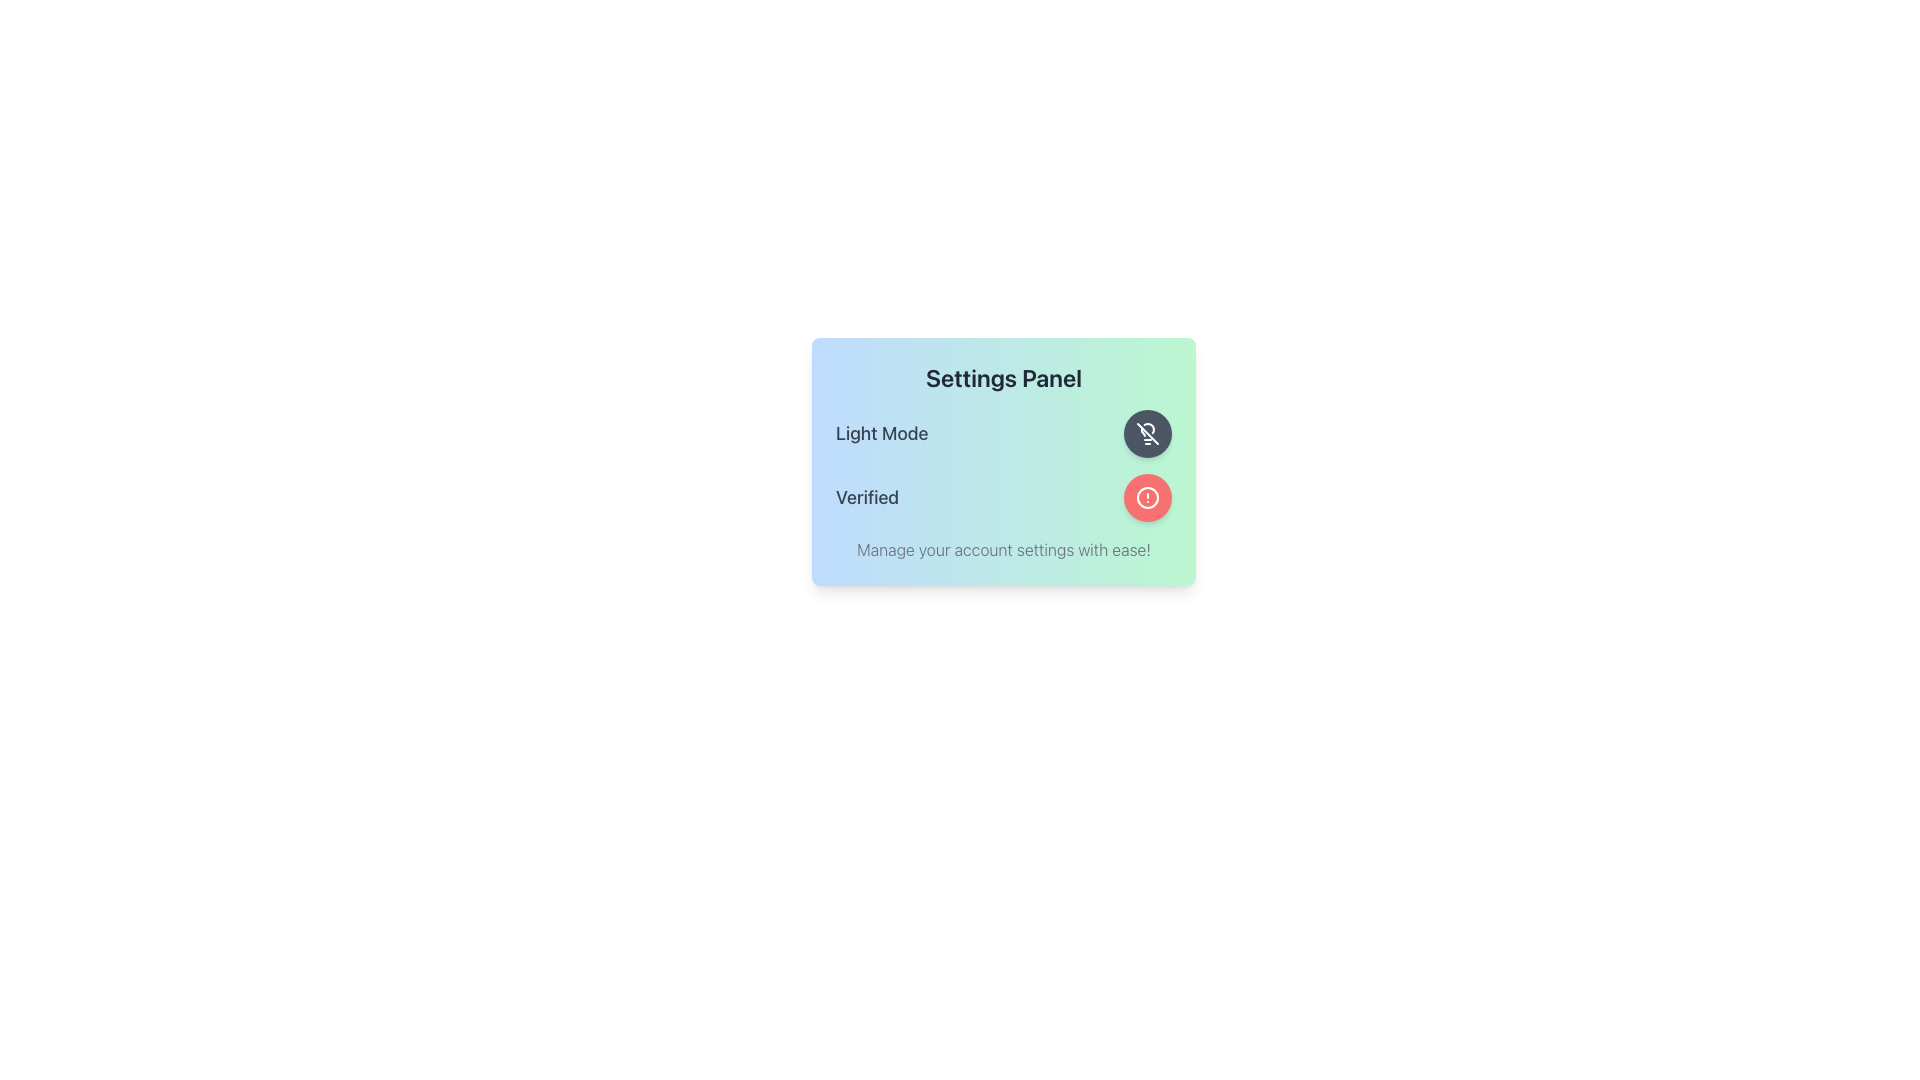  I want to click on the curved line segment of the lightbulb icon located in the upper-right section of the 'Light Mode' button in the settings card, so click(1149, 427).